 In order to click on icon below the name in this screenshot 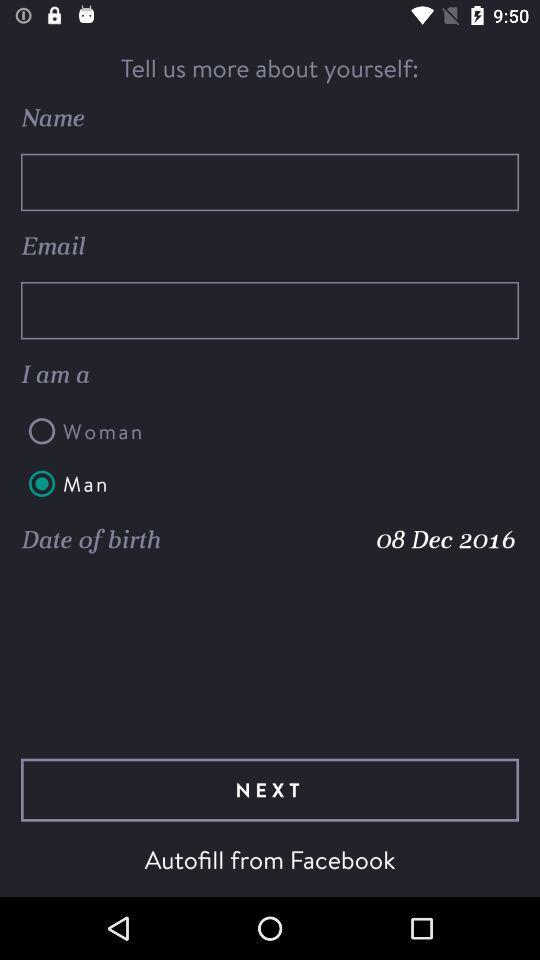, I will do `click(270, 182)`.